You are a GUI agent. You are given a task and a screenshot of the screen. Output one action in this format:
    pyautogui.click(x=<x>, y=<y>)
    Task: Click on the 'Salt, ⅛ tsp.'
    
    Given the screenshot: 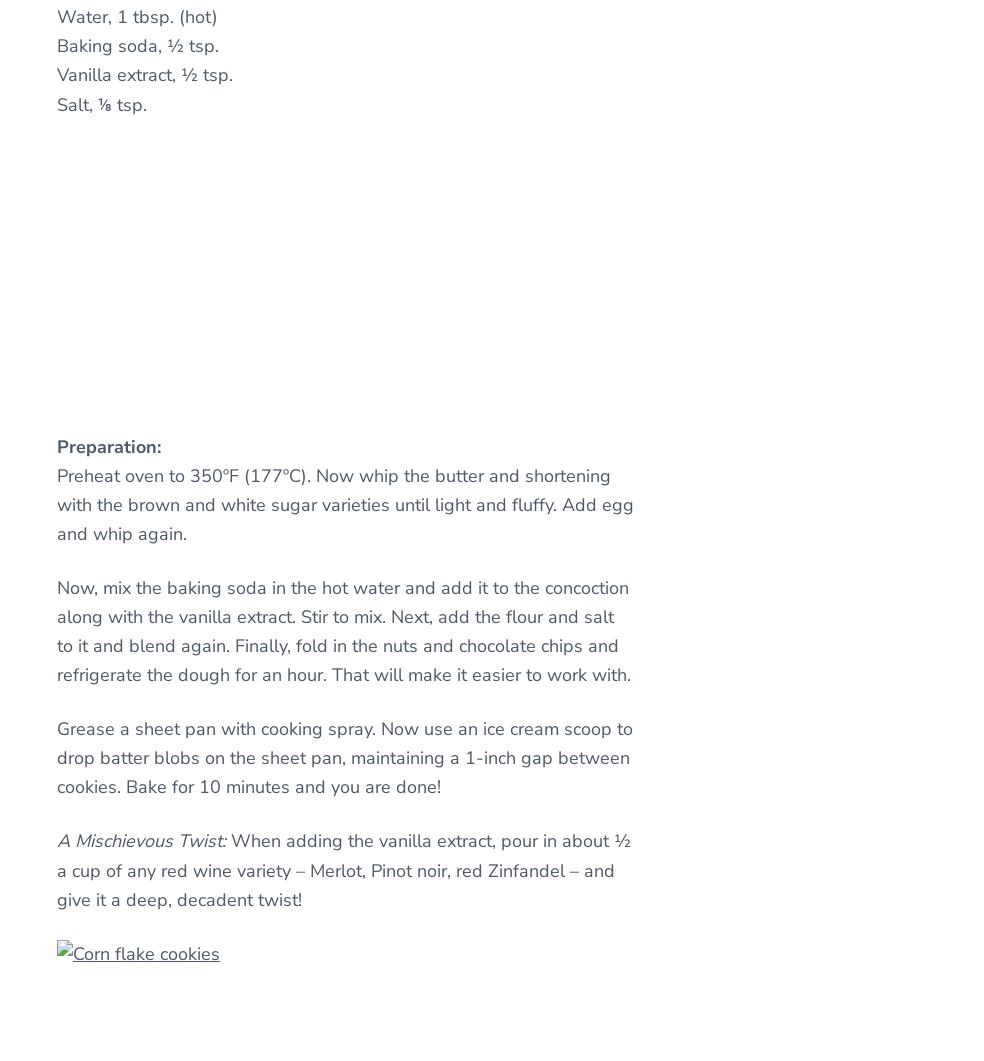 What is the action you would take?
    pyautogui.click(x=100, y=103)
    